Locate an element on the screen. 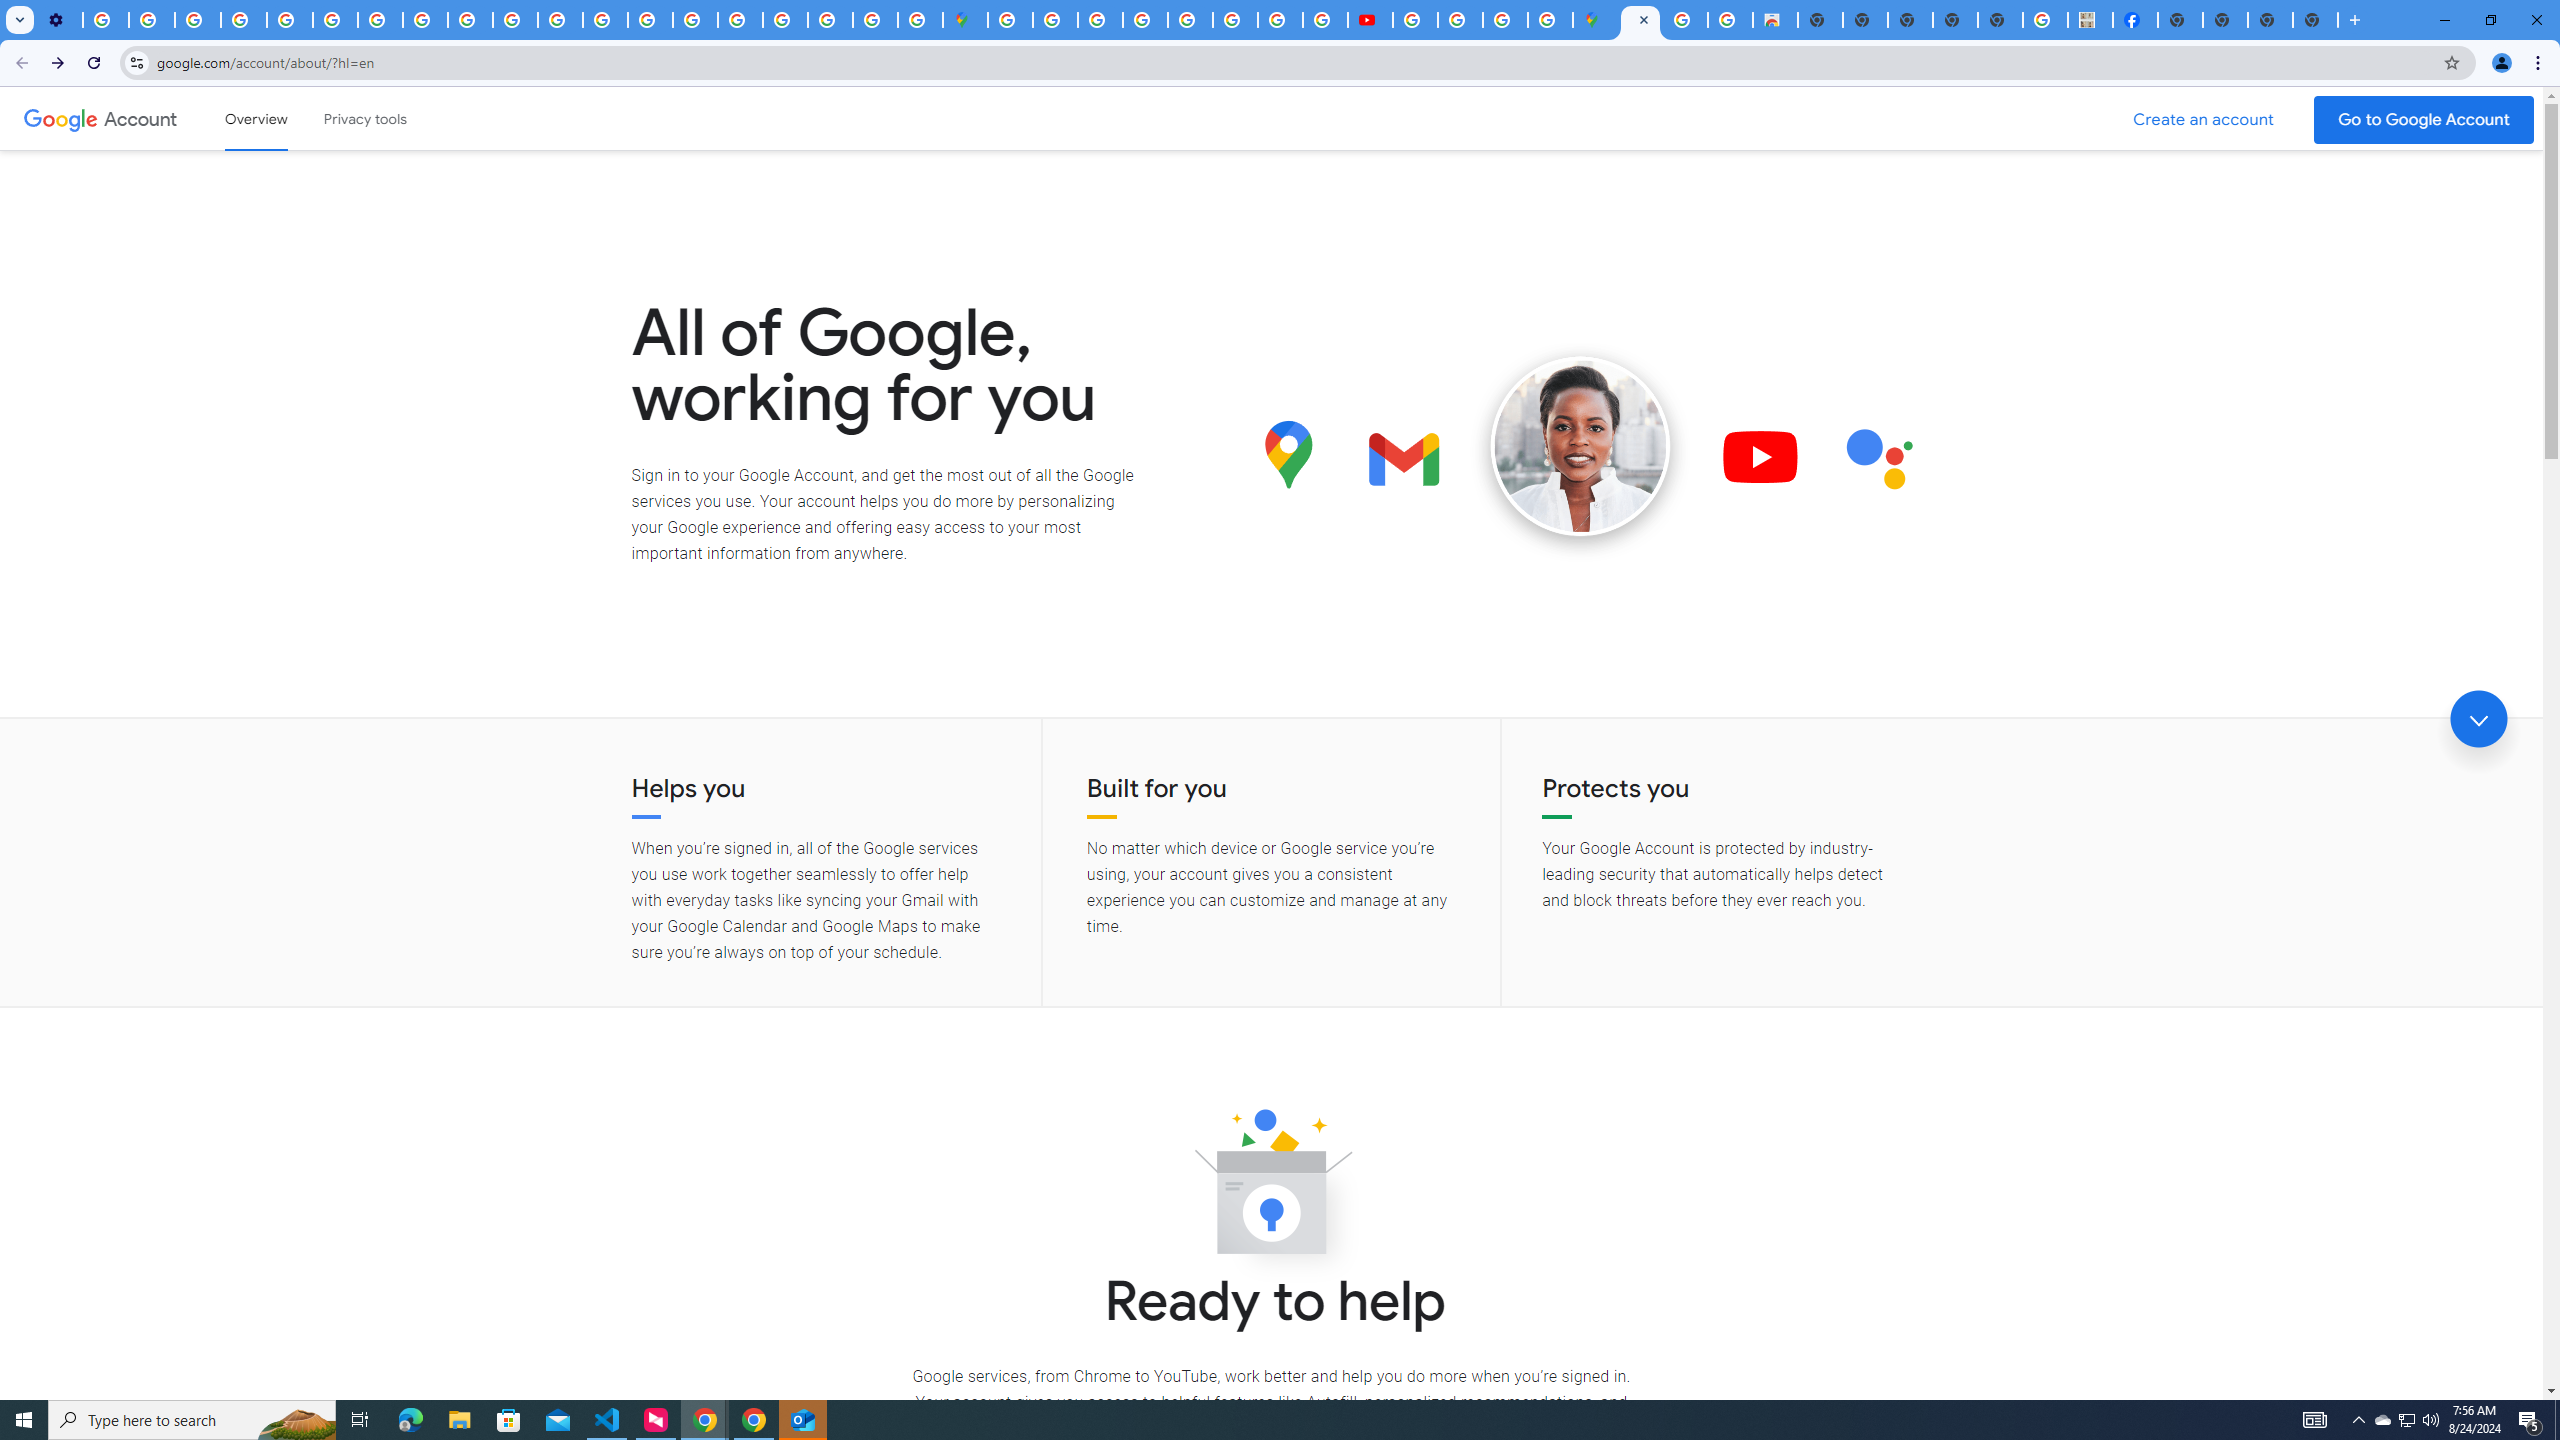 The height and width of the screenshot is (1440, 2560). 'New Tab' is located at coordinates (2315, 19).